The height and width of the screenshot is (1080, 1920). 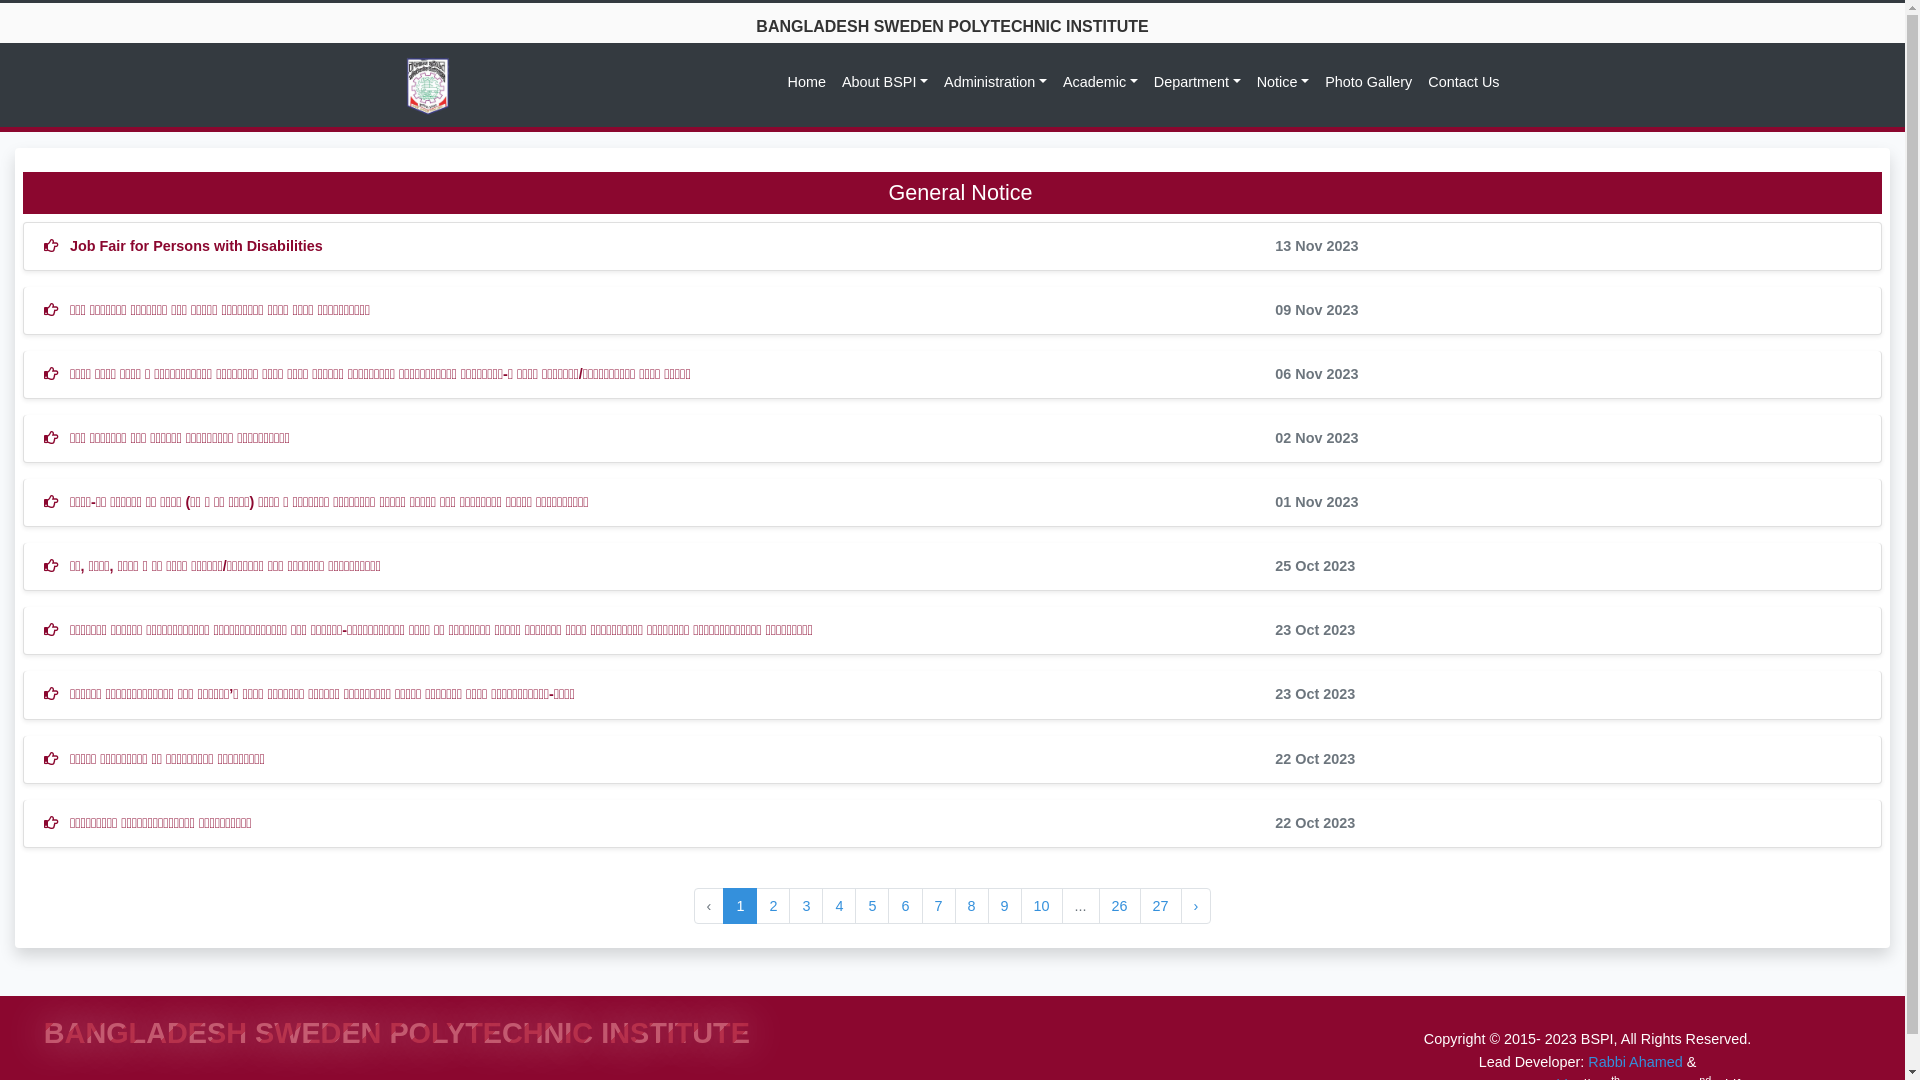 What do you see at coordinates (1635, 1060) in the screenshot?
I see `'Rabbi Ahamed'` at bounding box center [1635, 1060].